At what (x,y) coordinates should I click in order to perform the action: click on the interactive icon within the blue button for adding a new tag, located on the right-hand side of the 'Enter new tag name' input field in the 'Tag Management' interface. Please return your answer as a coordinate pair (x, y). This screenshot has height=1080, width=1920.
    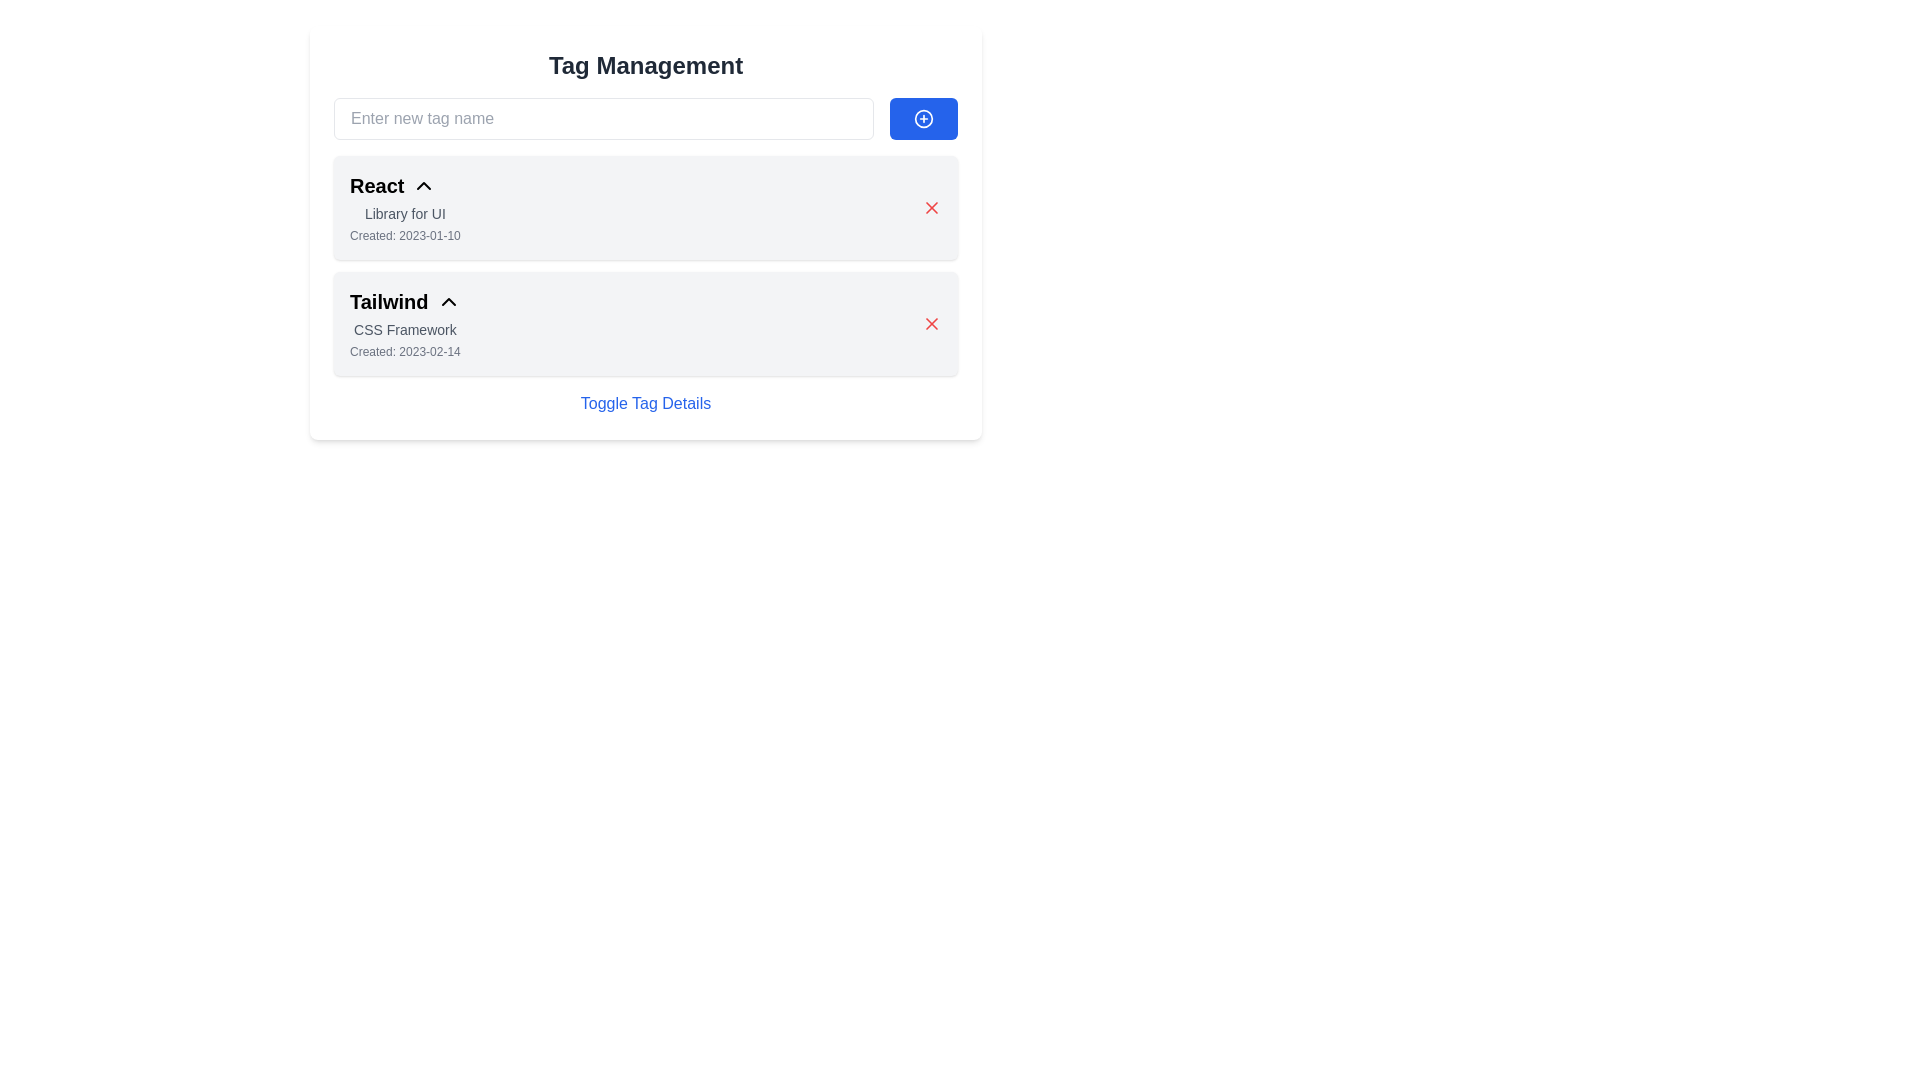
    Looking at the image, I should click on (923, 119).